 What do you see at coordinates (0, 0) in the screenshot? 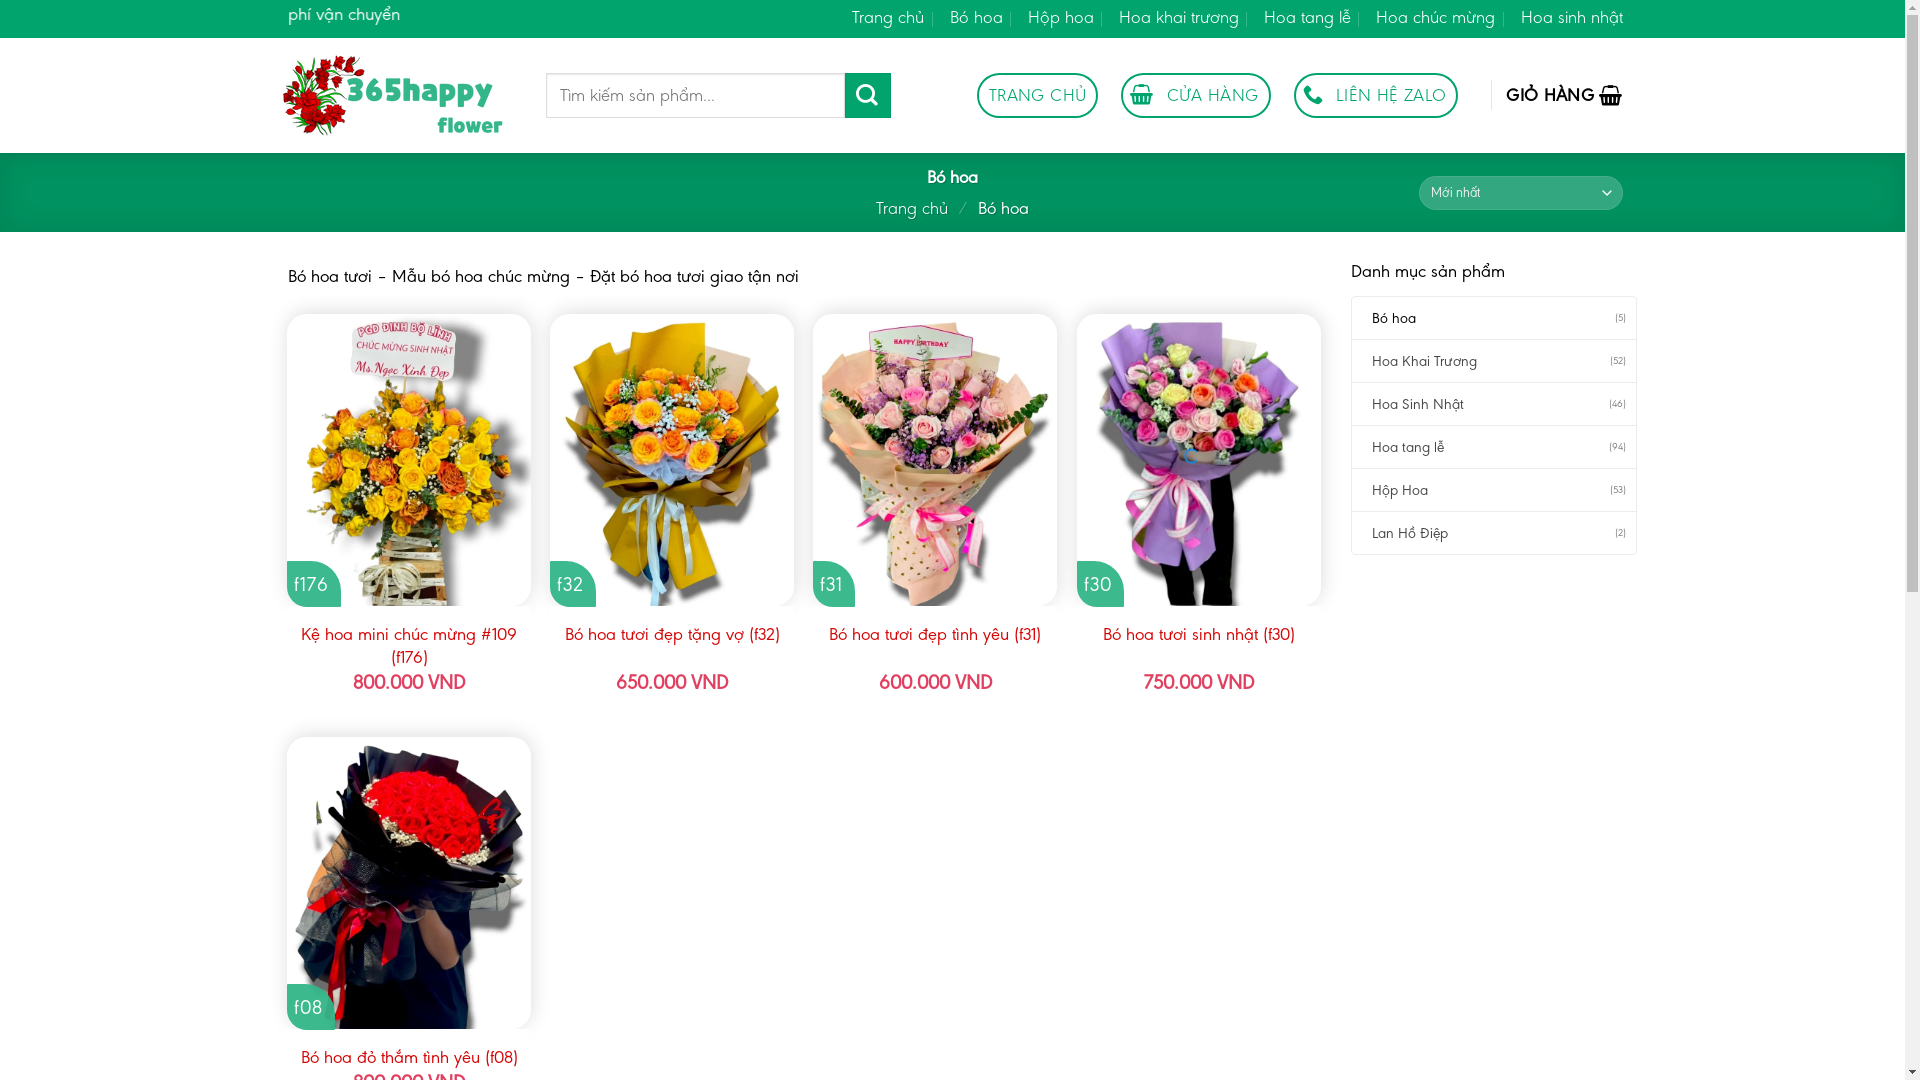
I see `'Skip to content'` at bounding box center [0, 0].